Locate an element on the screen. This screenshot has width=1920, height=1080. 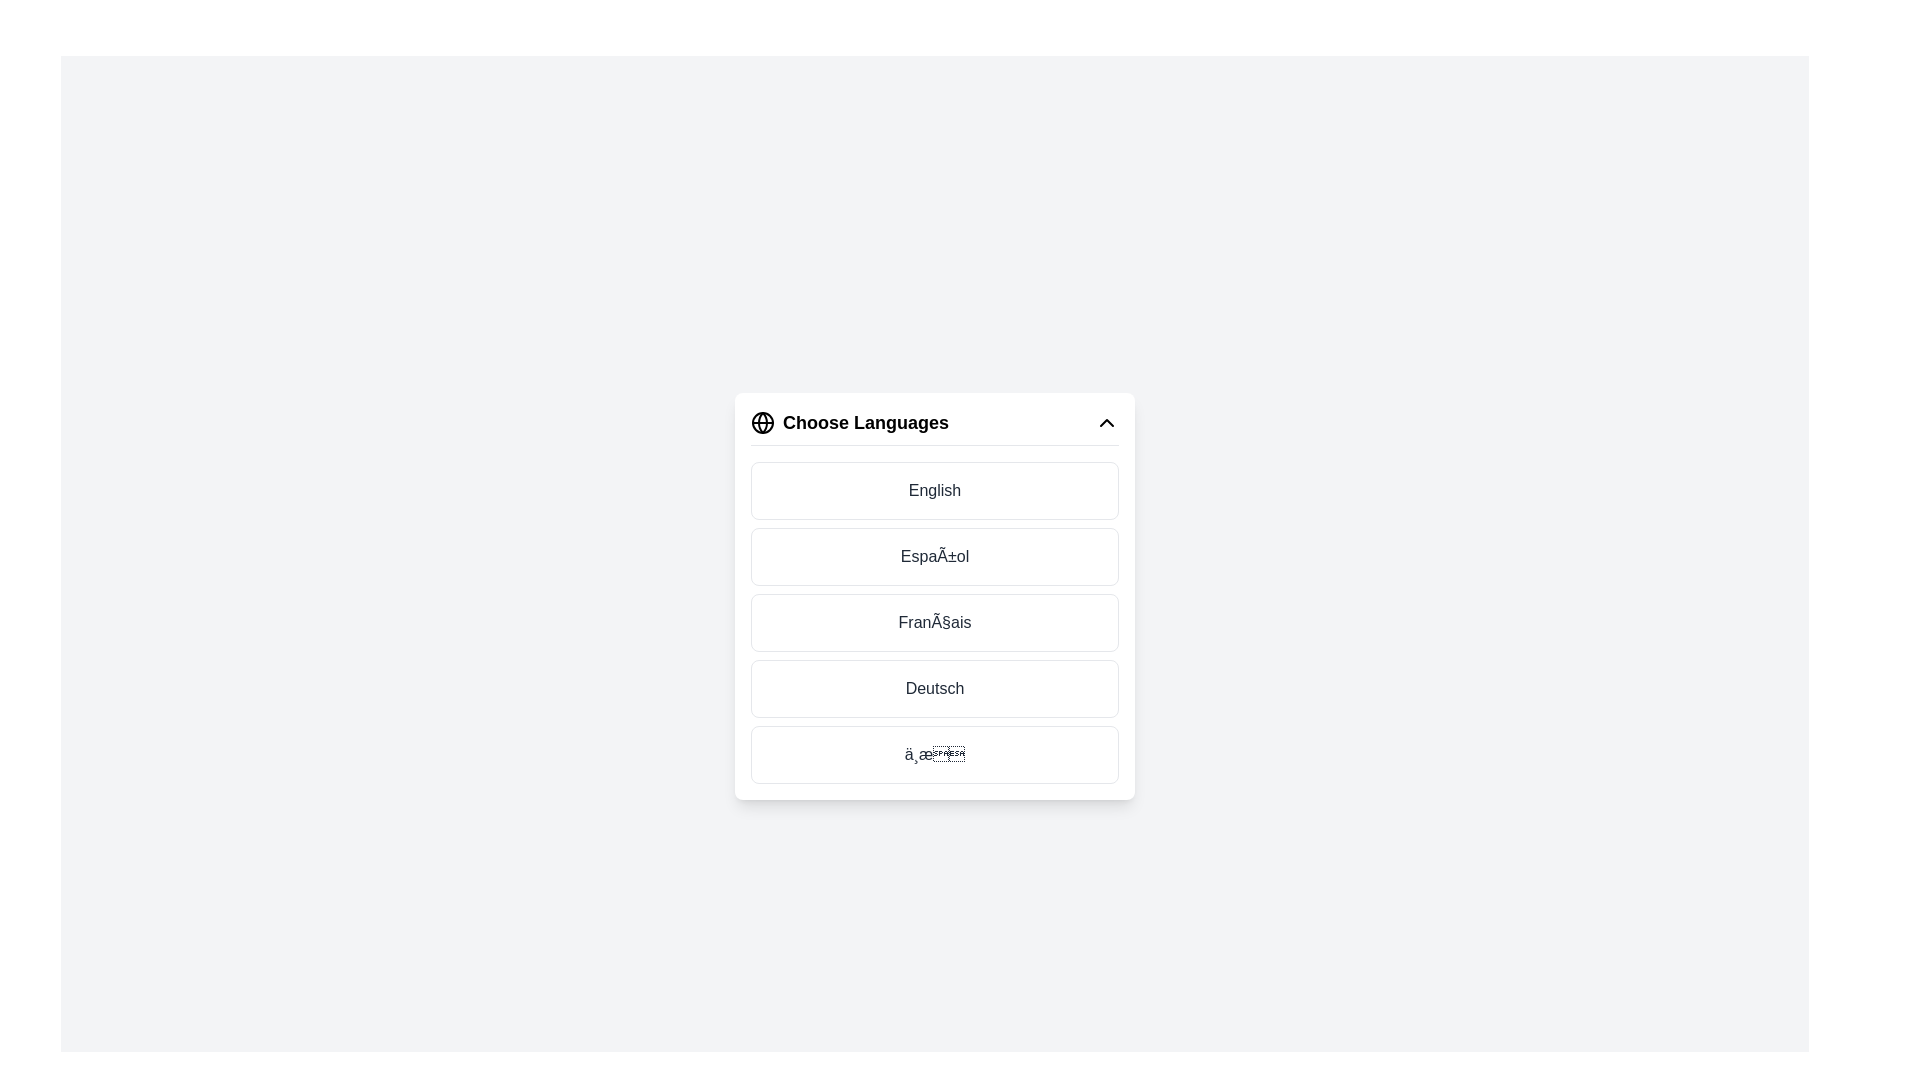
the 'Choose Languages' dropdown header is located at coordinates (934, 426).